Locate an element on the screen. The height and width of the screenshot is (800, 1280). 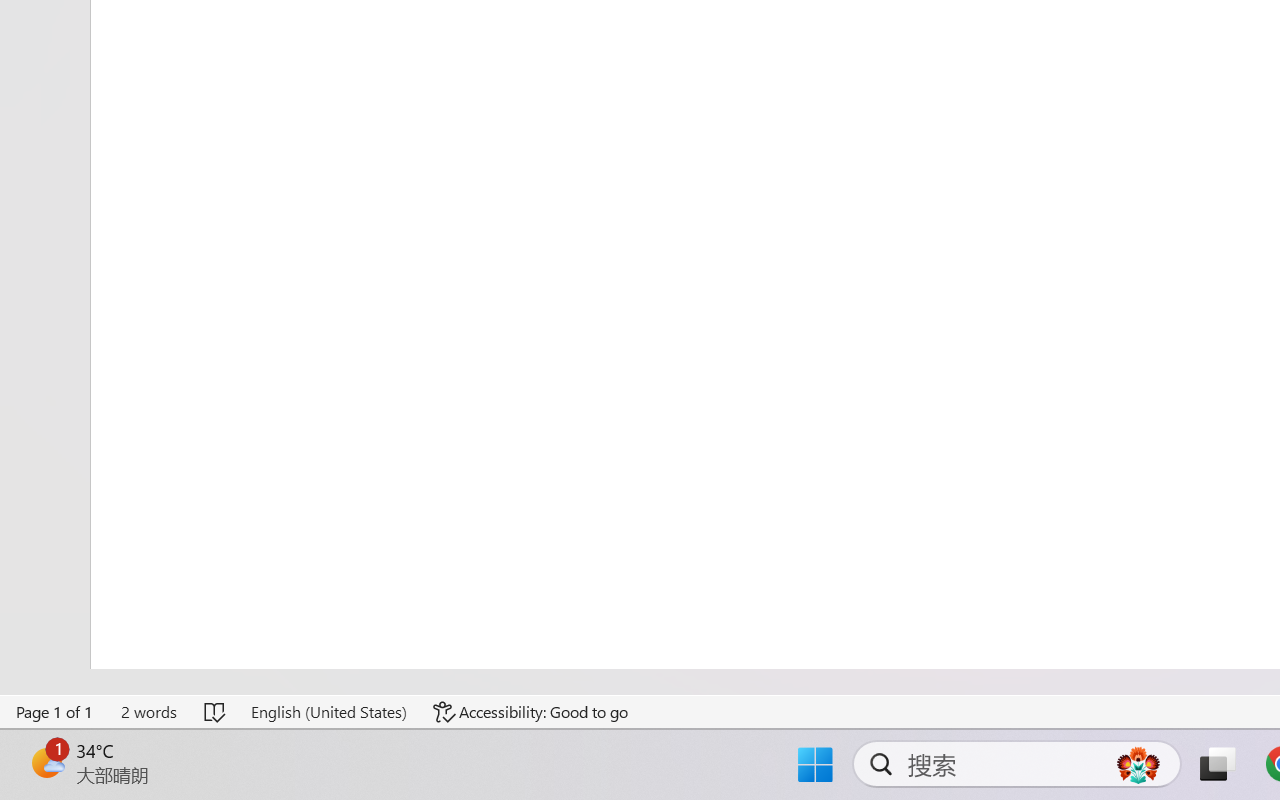
'Language English (United States)' is located at coordinates (328, 711).